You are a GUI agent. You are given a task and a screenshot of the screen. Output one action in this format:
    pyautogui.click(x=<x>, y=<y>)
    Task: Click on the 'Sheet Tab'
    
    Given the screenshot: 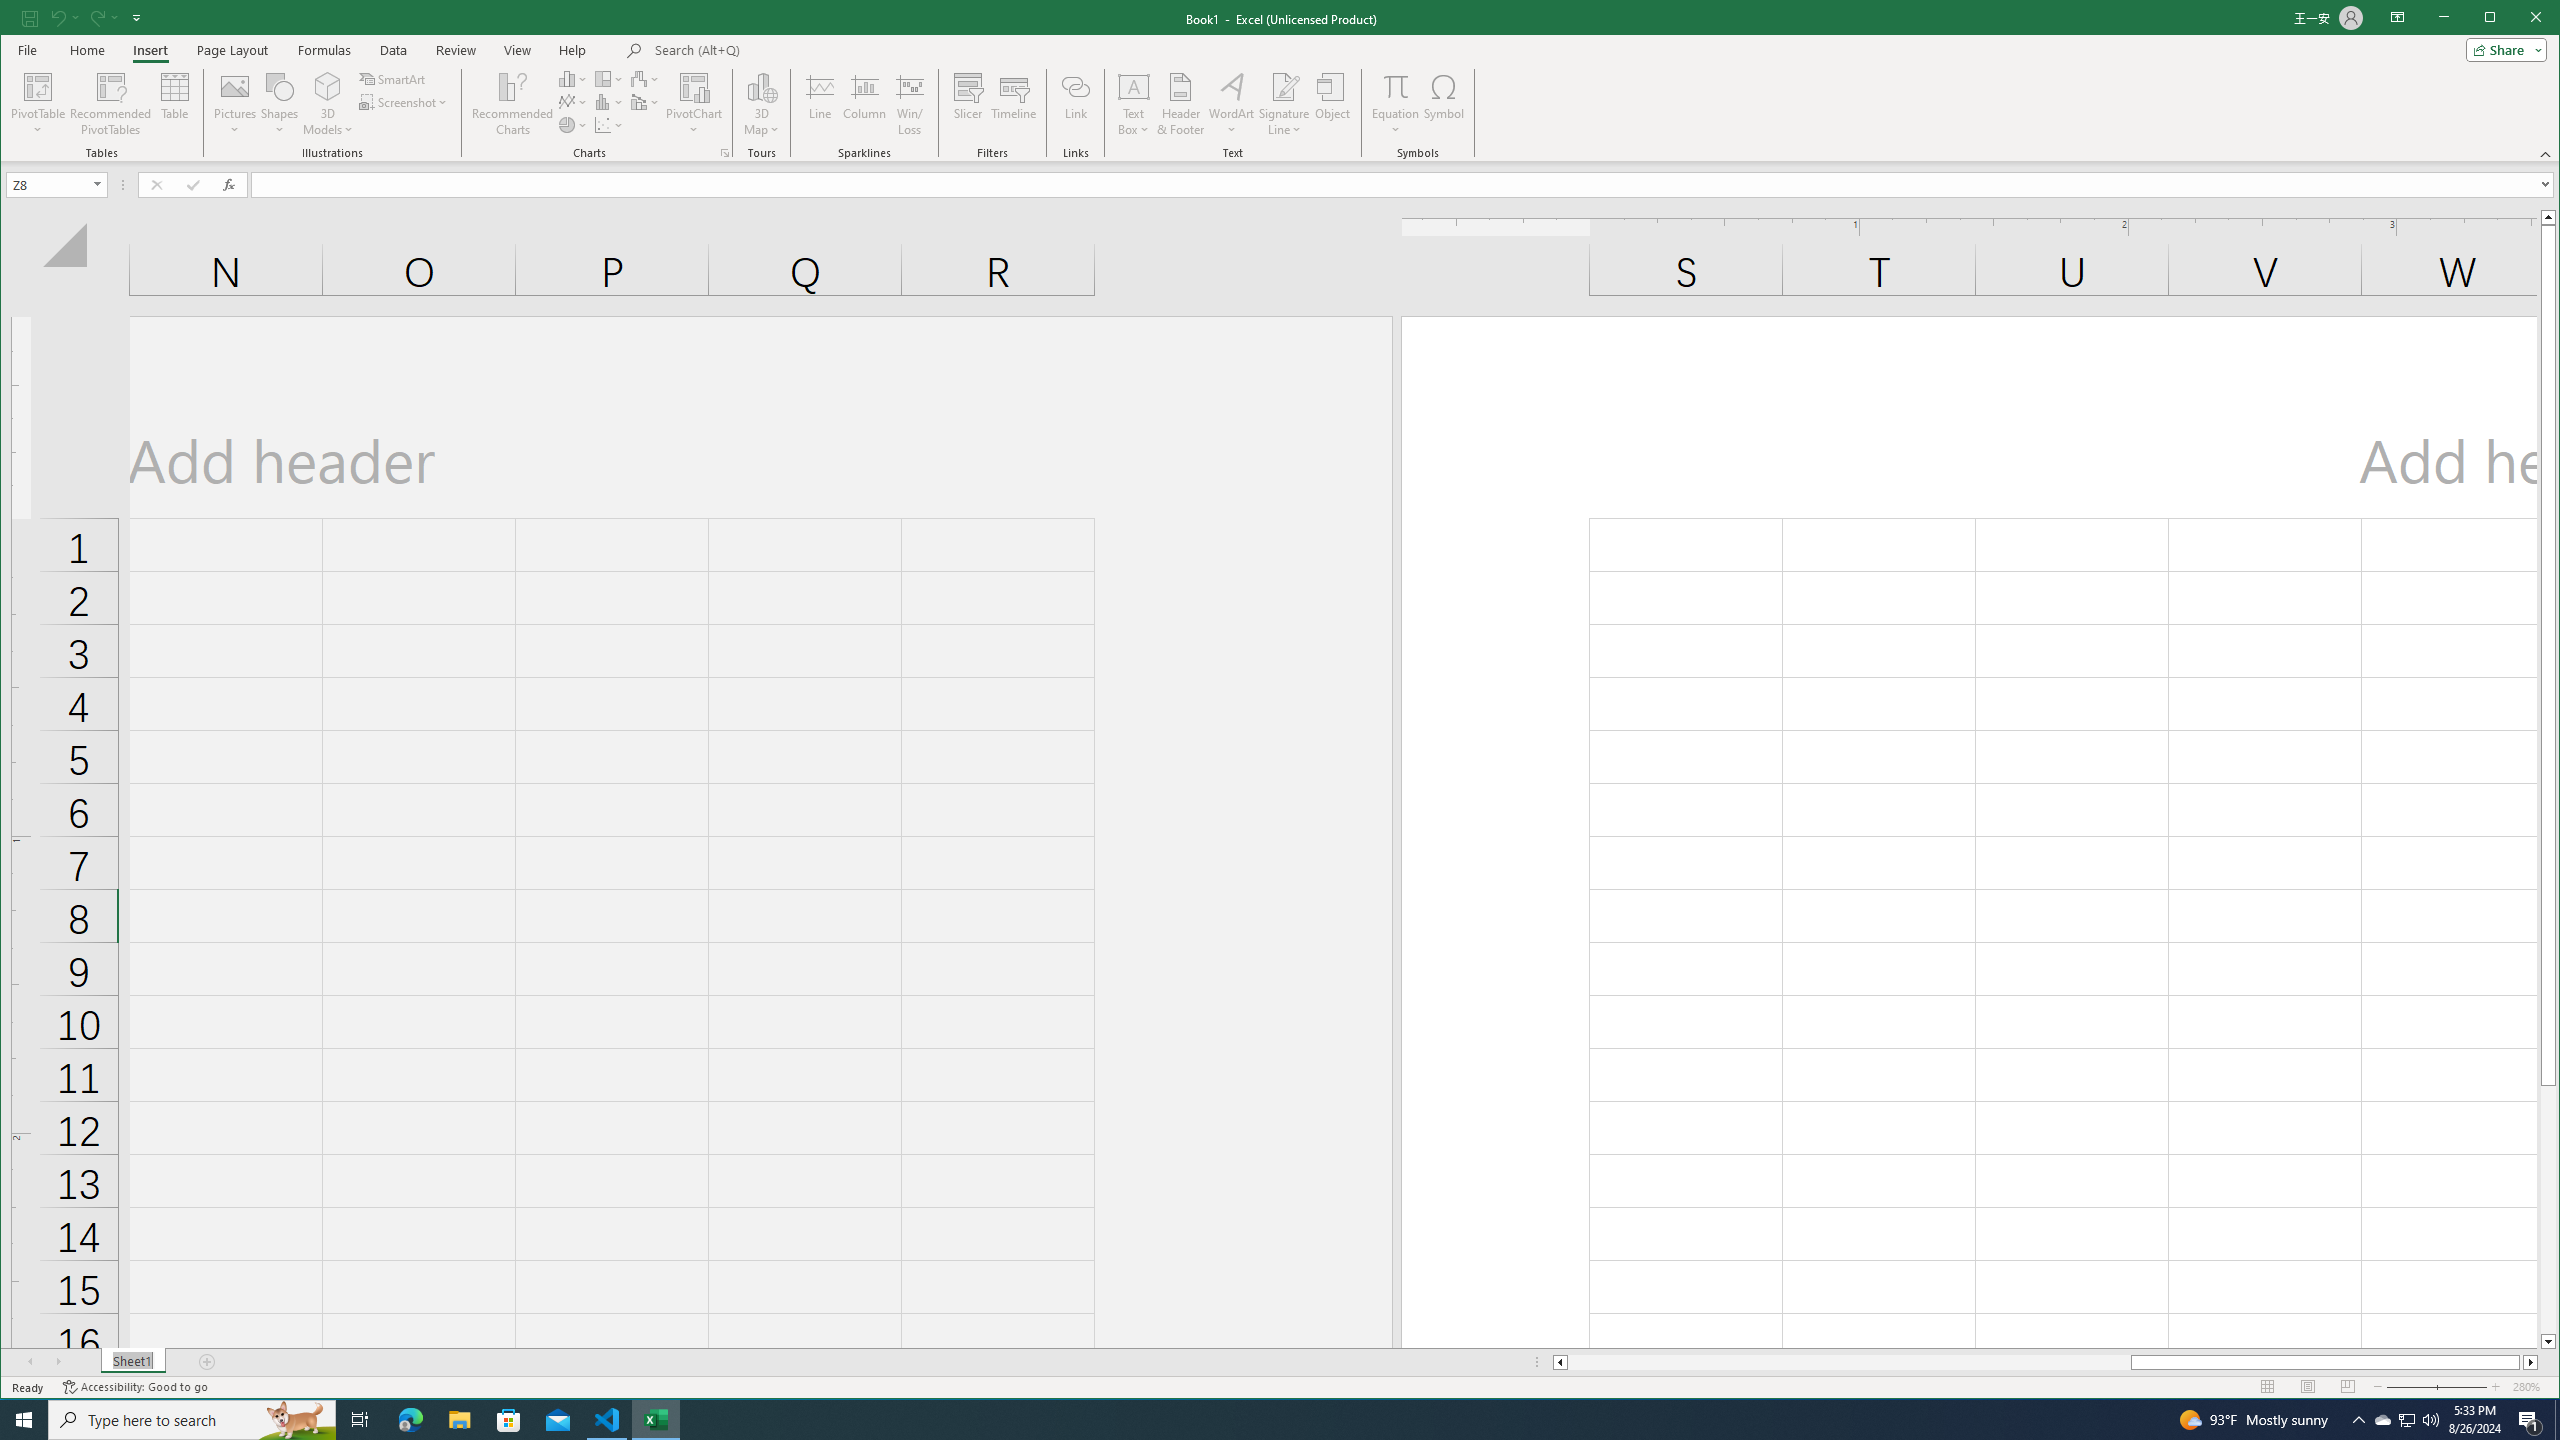 What is the action you would take?
    pyautogui.click(x=133, y=1362)
    